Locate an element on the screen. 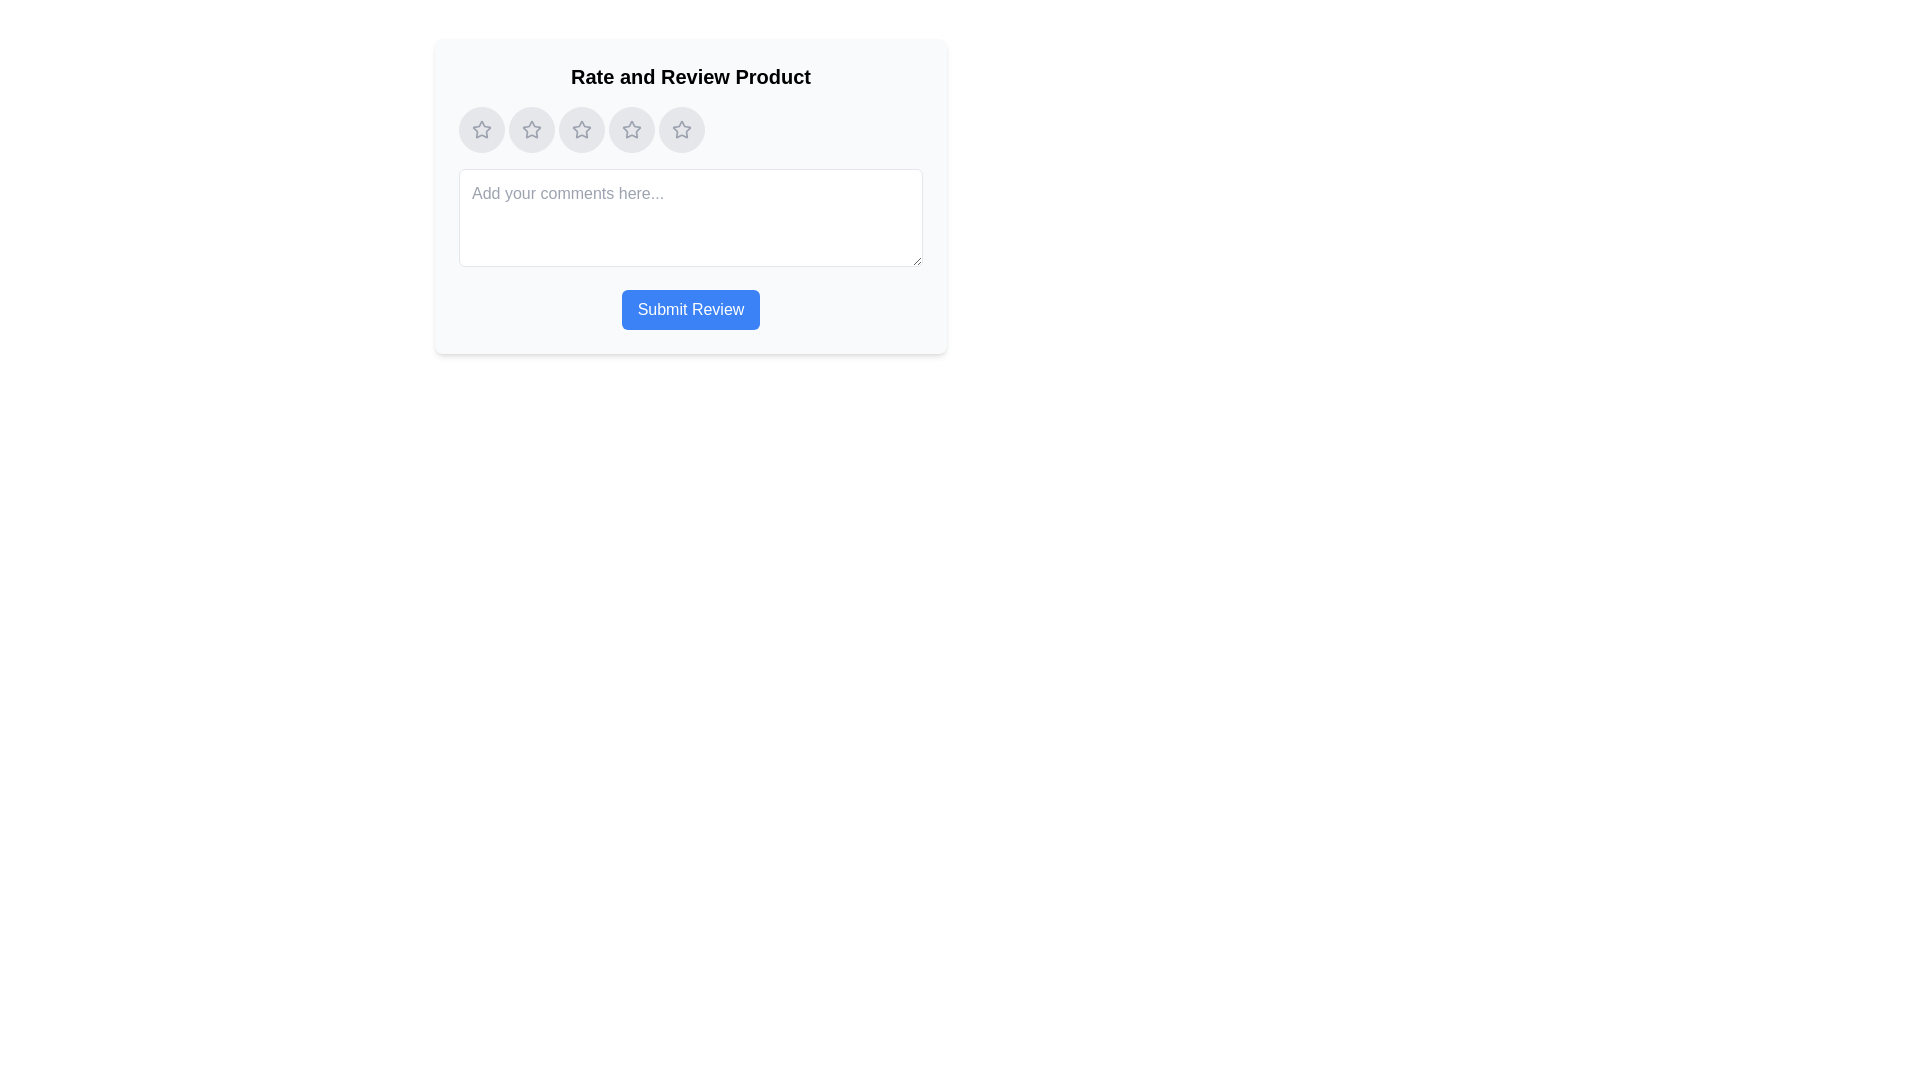 Image resolution: width=1920 pixels, height=1080 pixels. the third round button featuring a star icon with a gray background in the 'Rate and Review Product' section is located at coordinates (580, 130).